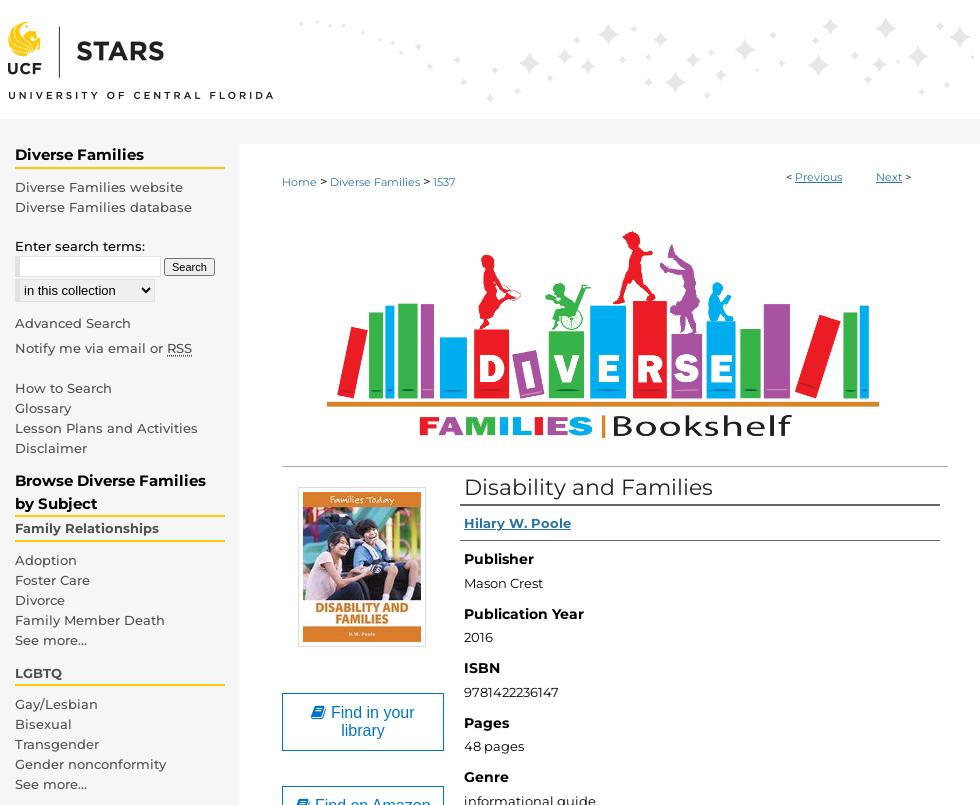  What do you see at coordinates (57, 743) in the screenshot?
I see `'Transgender'` at bounding box center [57, 743].